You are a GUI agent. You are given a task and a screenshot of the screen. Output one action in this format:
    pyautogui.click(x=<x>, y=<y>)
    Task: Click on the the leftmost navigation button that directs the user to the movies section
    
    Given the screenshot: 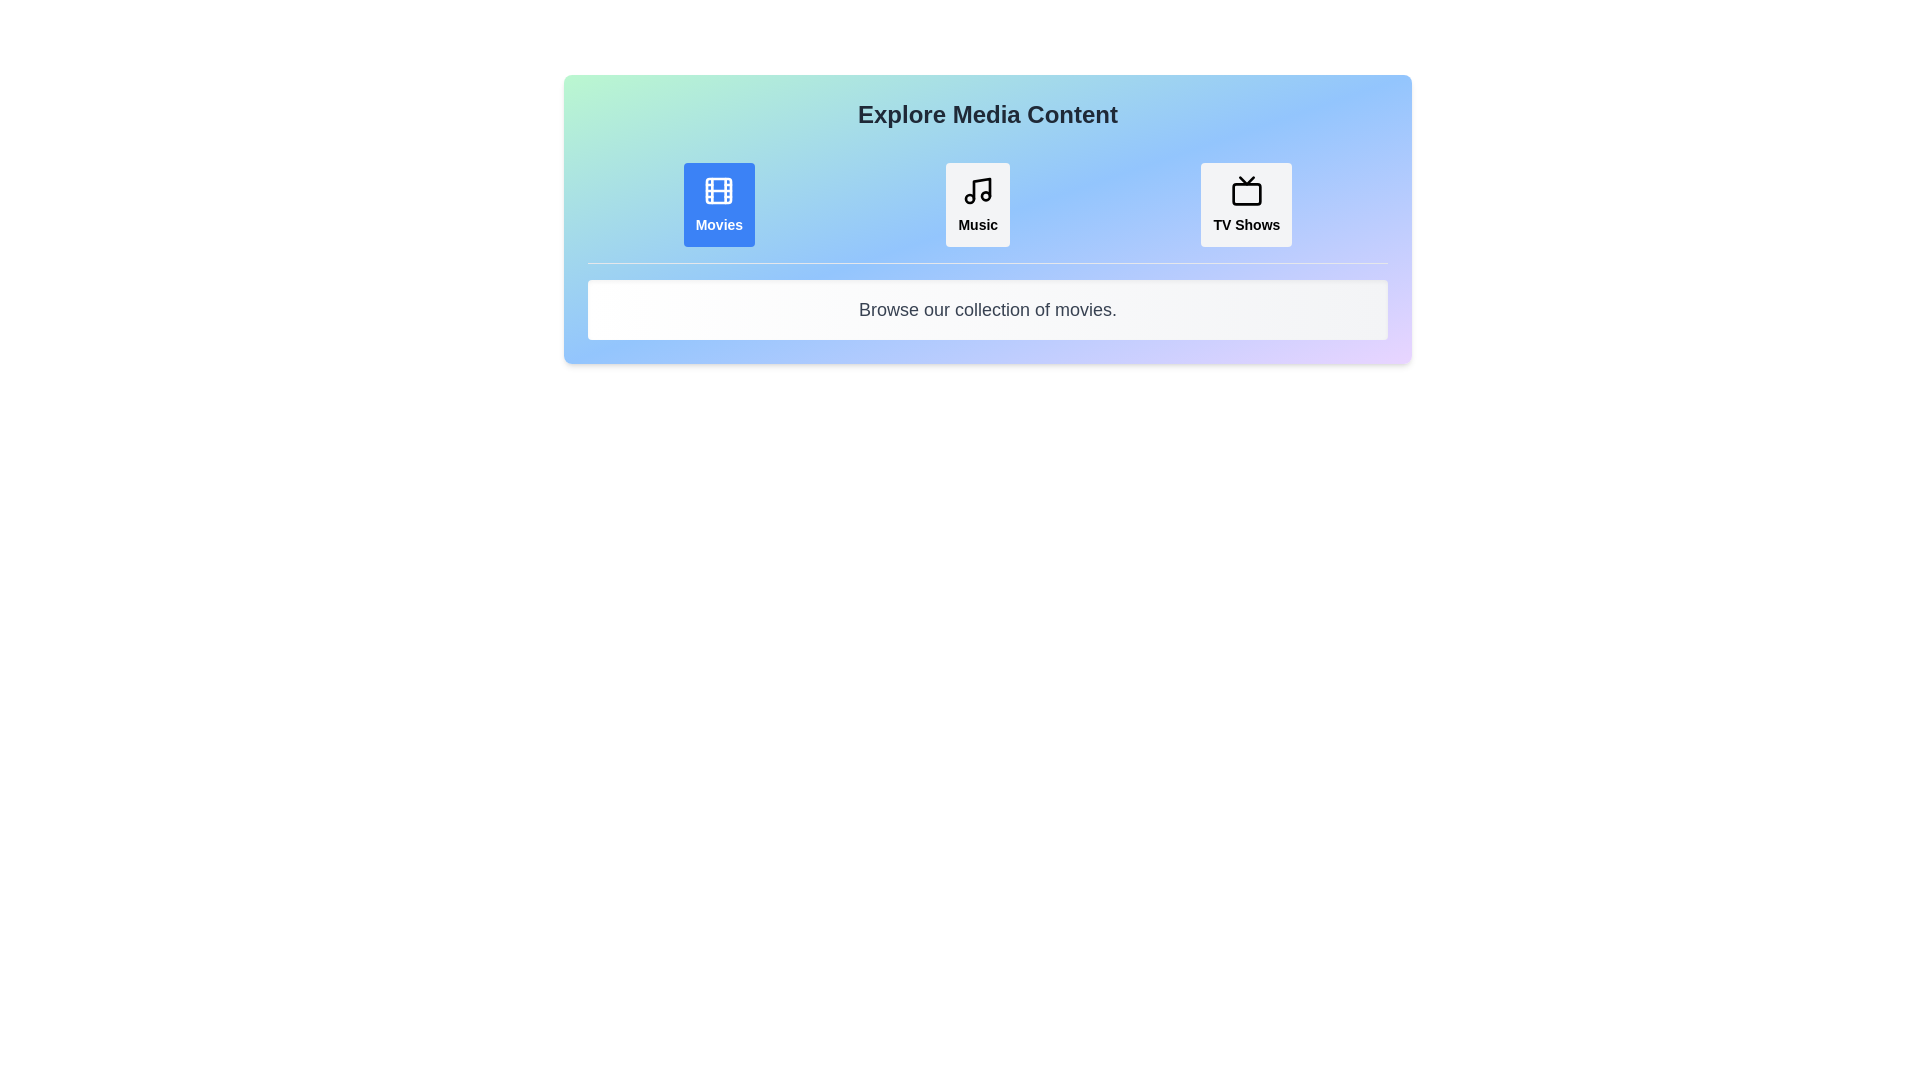 What is the action you would take?
    pyautogui.click(x=719, y=204)
    